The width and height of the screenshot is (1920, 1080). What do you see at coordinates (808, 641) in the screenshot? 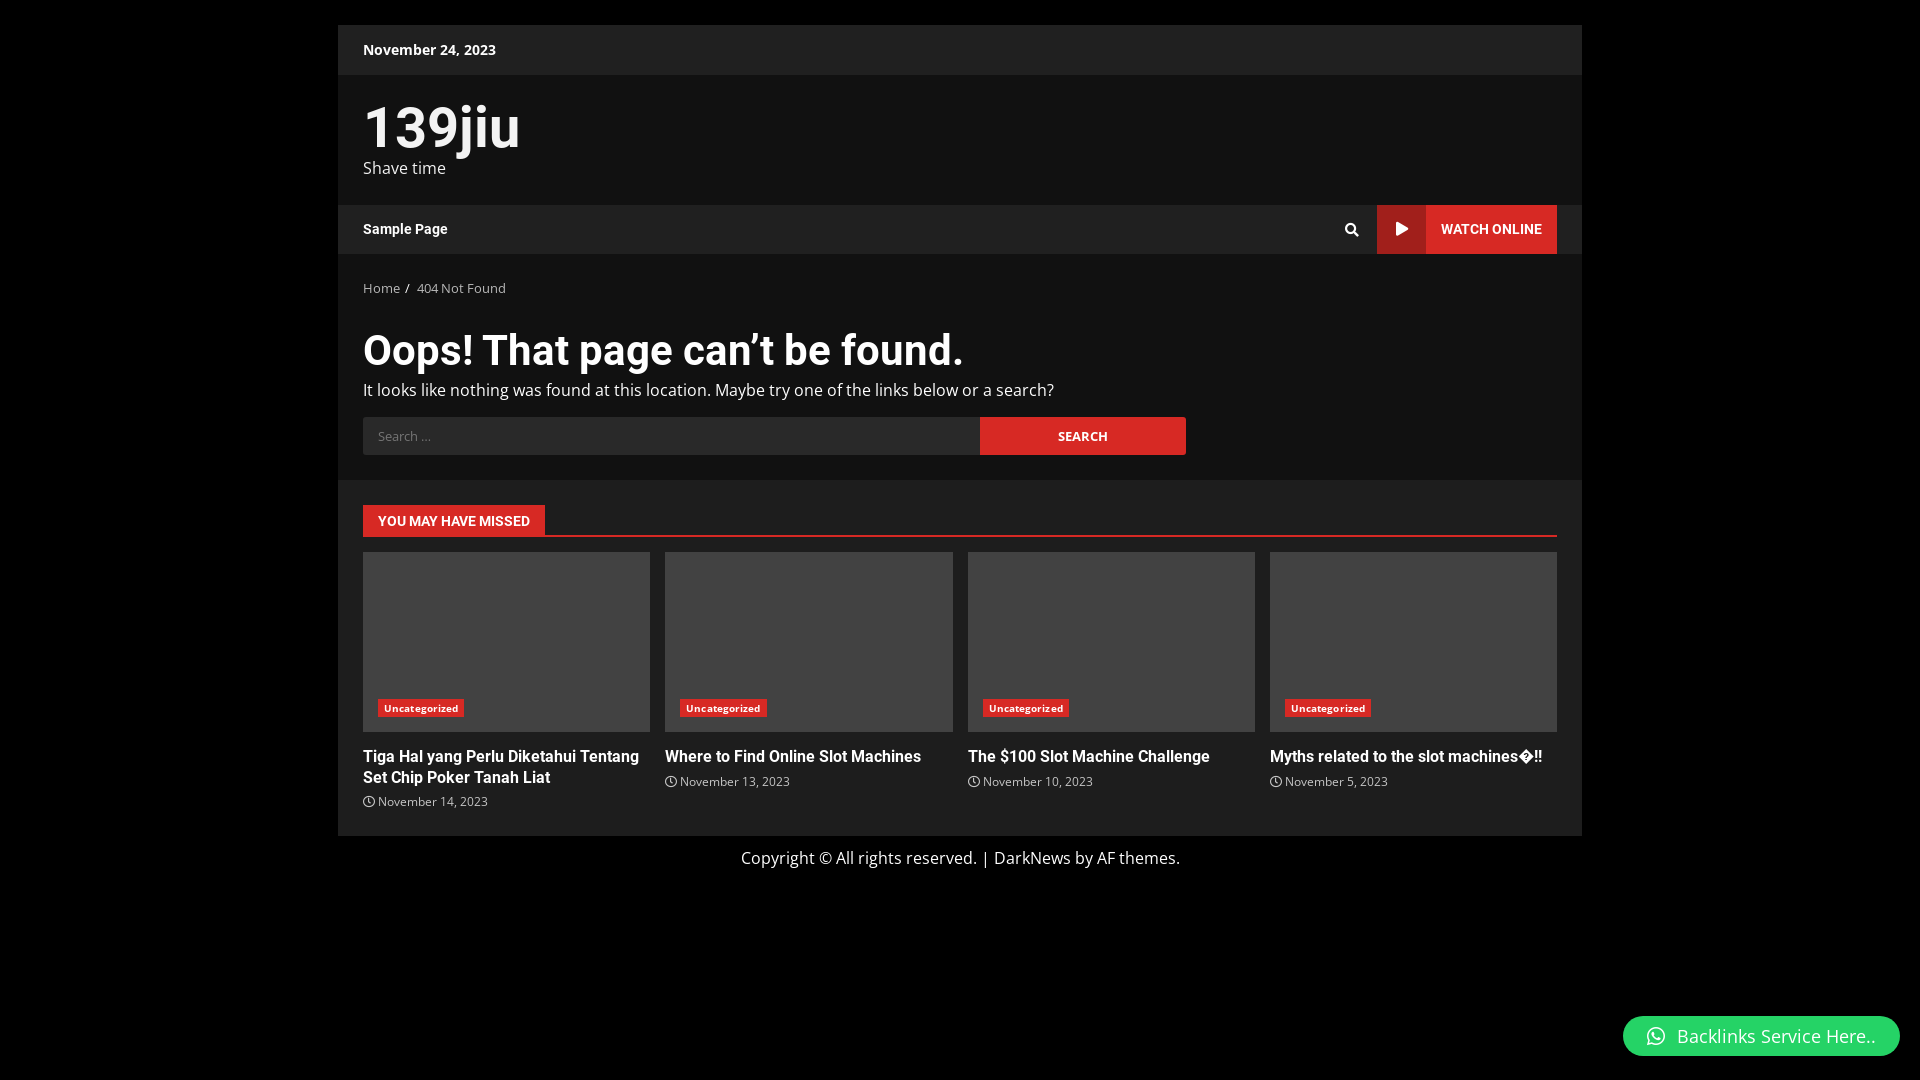
I see `'Where to Find Online Slot Machines'` at bounding box center [808, 641].